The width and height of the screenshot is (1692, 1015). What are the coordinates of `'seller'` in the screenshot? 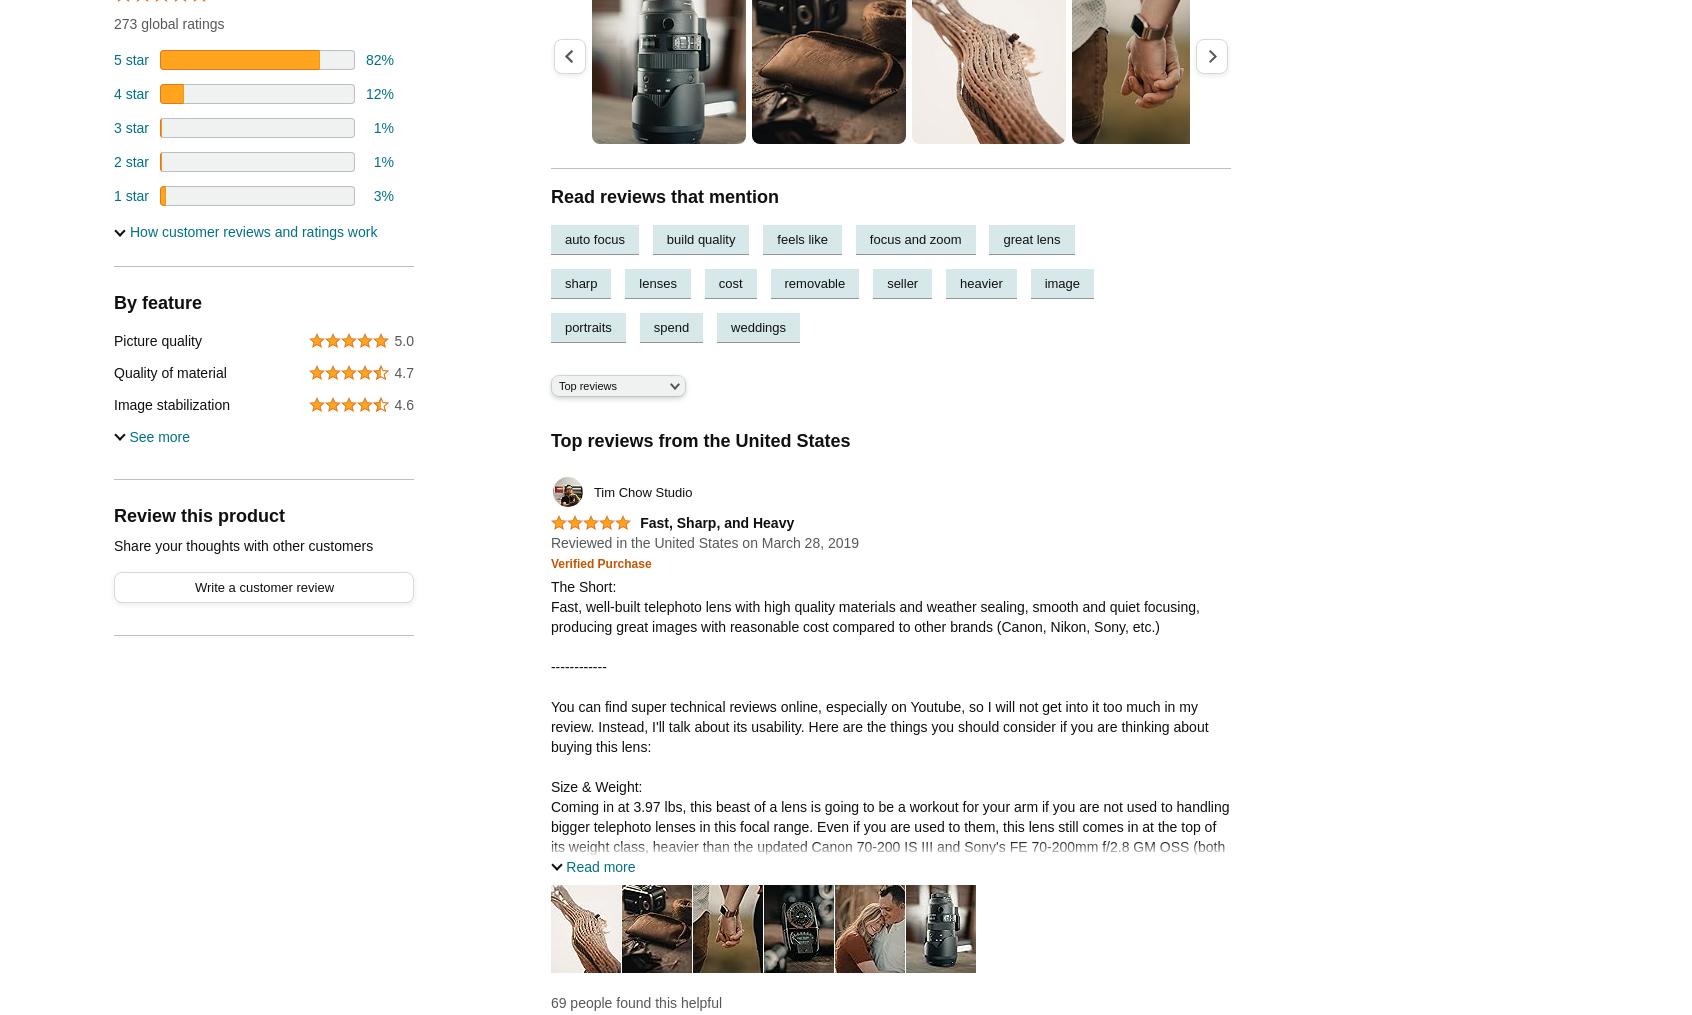 It's located at (901, 282).